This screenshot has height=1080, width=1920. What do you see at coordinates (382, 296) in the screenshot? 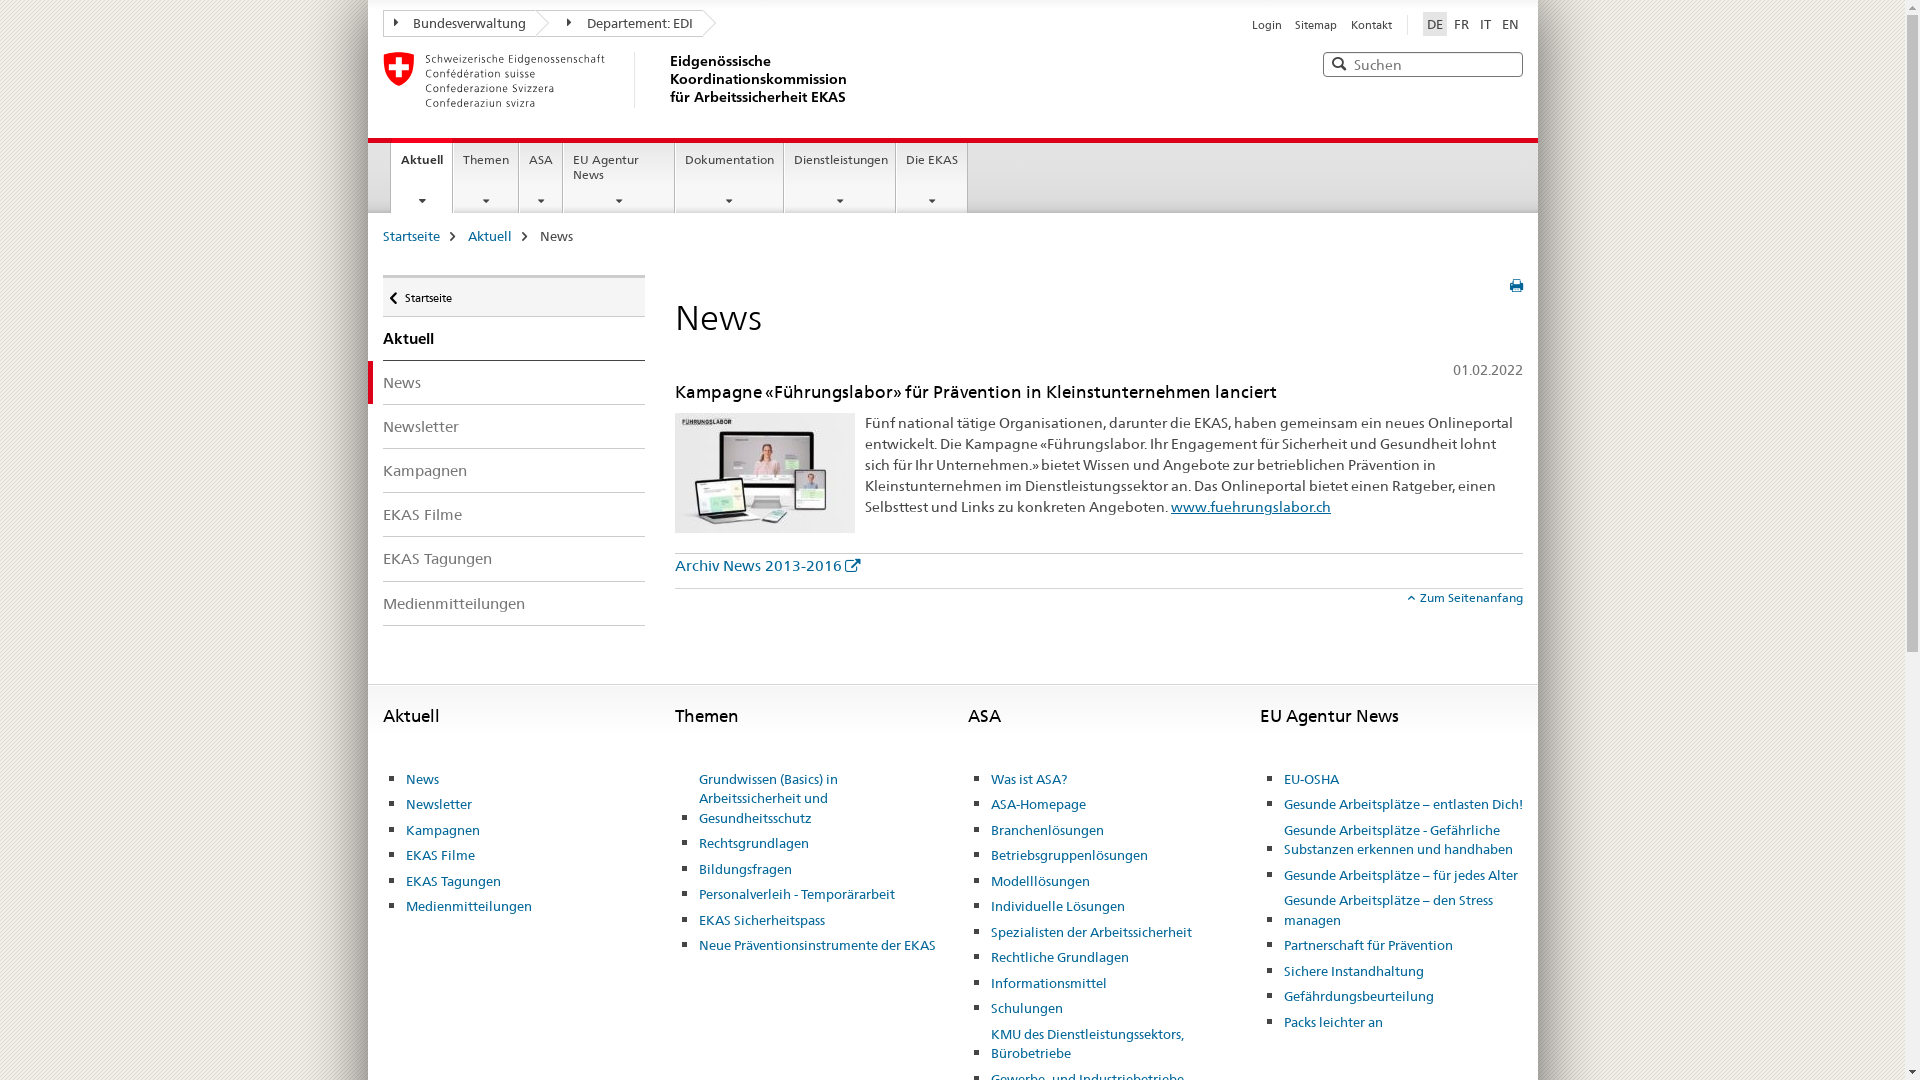
I see `'Startseite'` at bounding box center [382, 296].